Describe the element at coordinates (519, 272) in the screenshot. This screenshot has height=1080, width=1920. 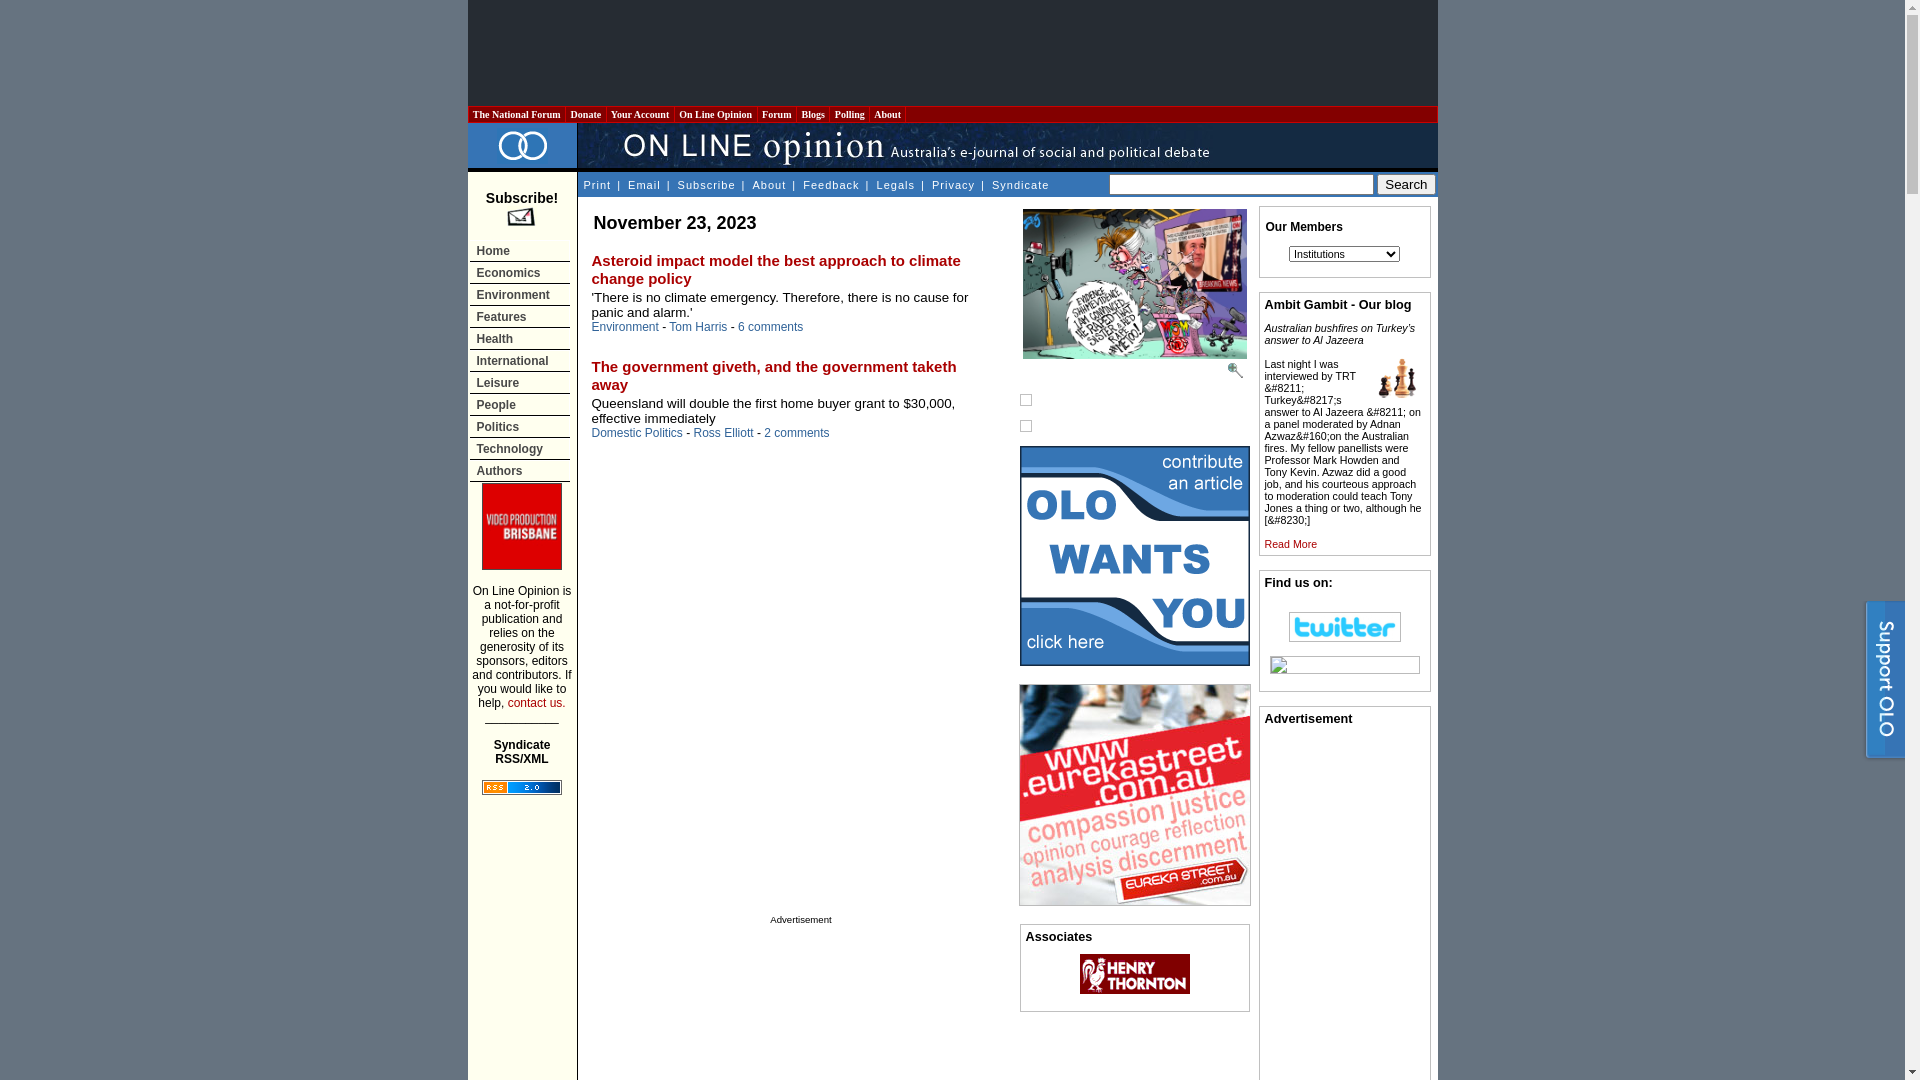
I see `'Economics'` at that location.